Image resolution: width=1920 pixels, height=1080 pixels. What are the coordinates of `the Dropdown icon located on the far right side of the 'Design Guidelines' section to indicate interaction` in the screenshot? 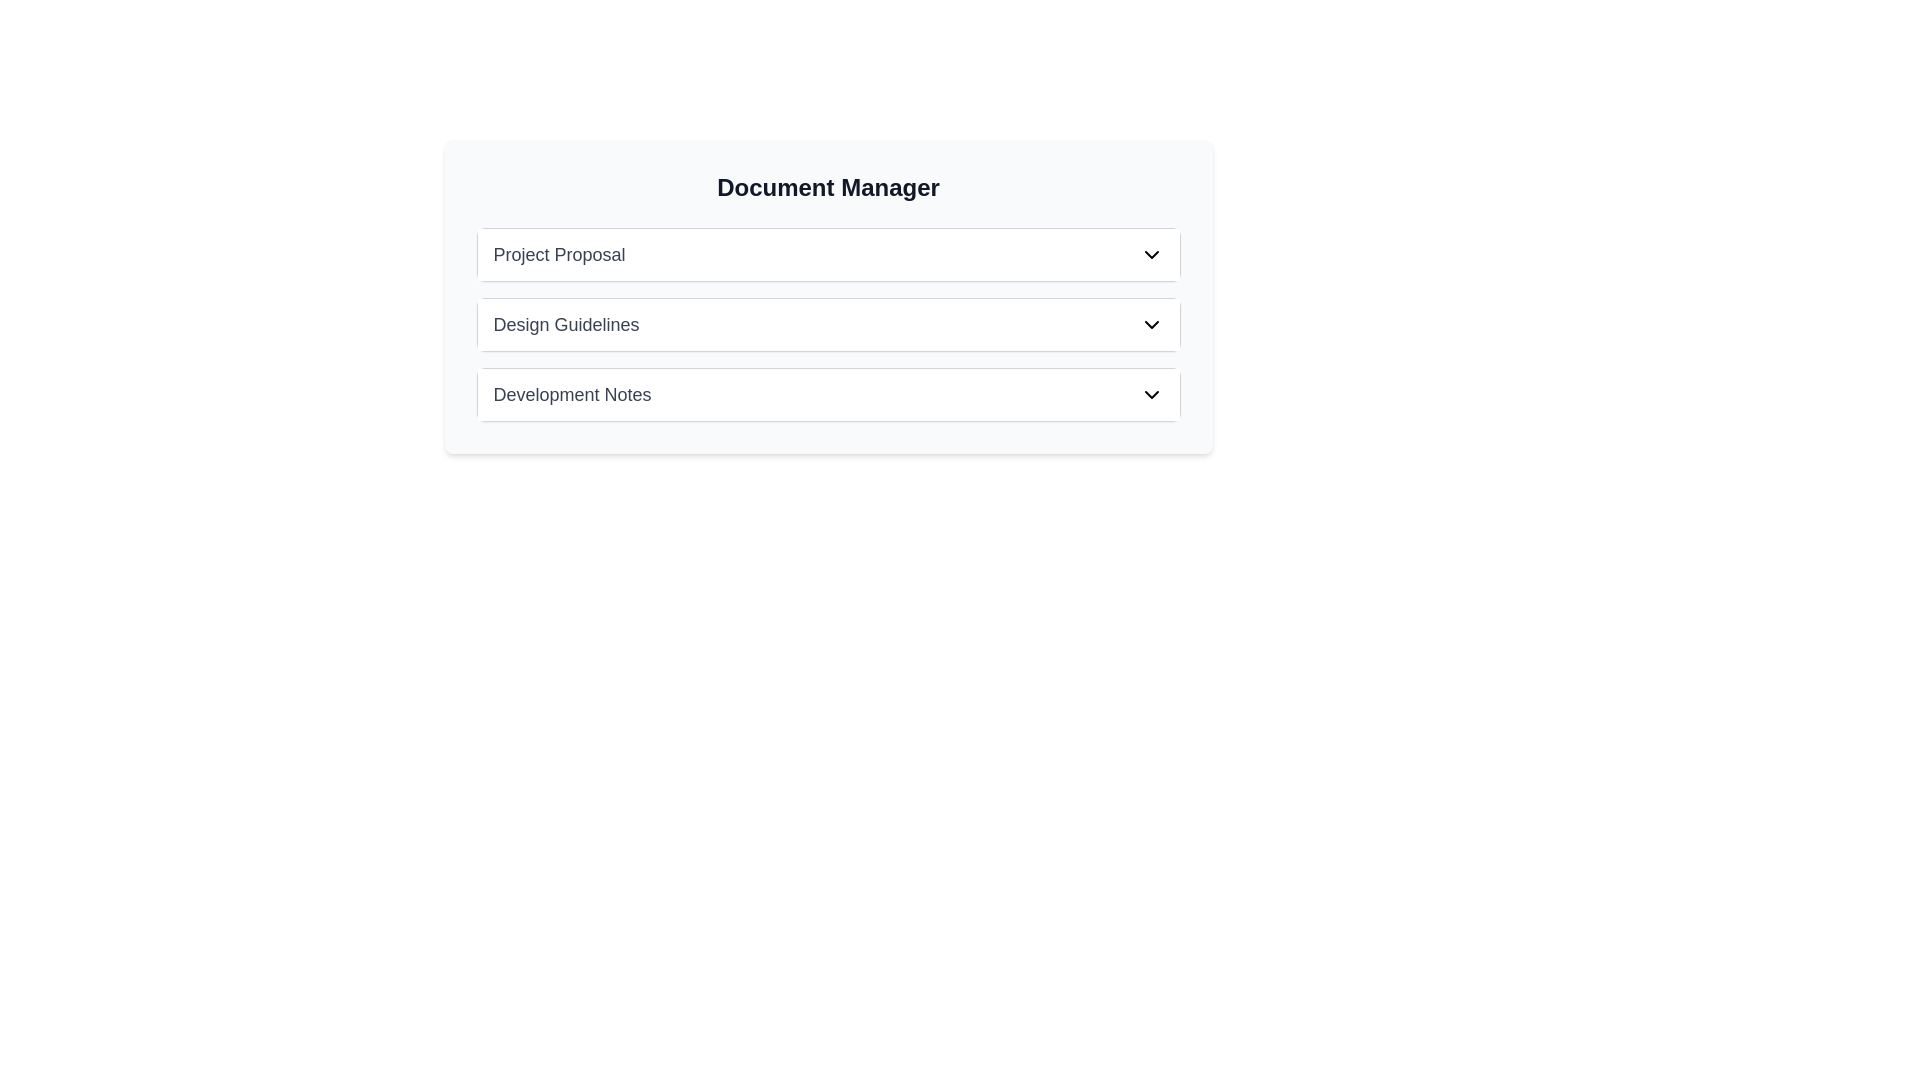 It's located at (1151, 323).